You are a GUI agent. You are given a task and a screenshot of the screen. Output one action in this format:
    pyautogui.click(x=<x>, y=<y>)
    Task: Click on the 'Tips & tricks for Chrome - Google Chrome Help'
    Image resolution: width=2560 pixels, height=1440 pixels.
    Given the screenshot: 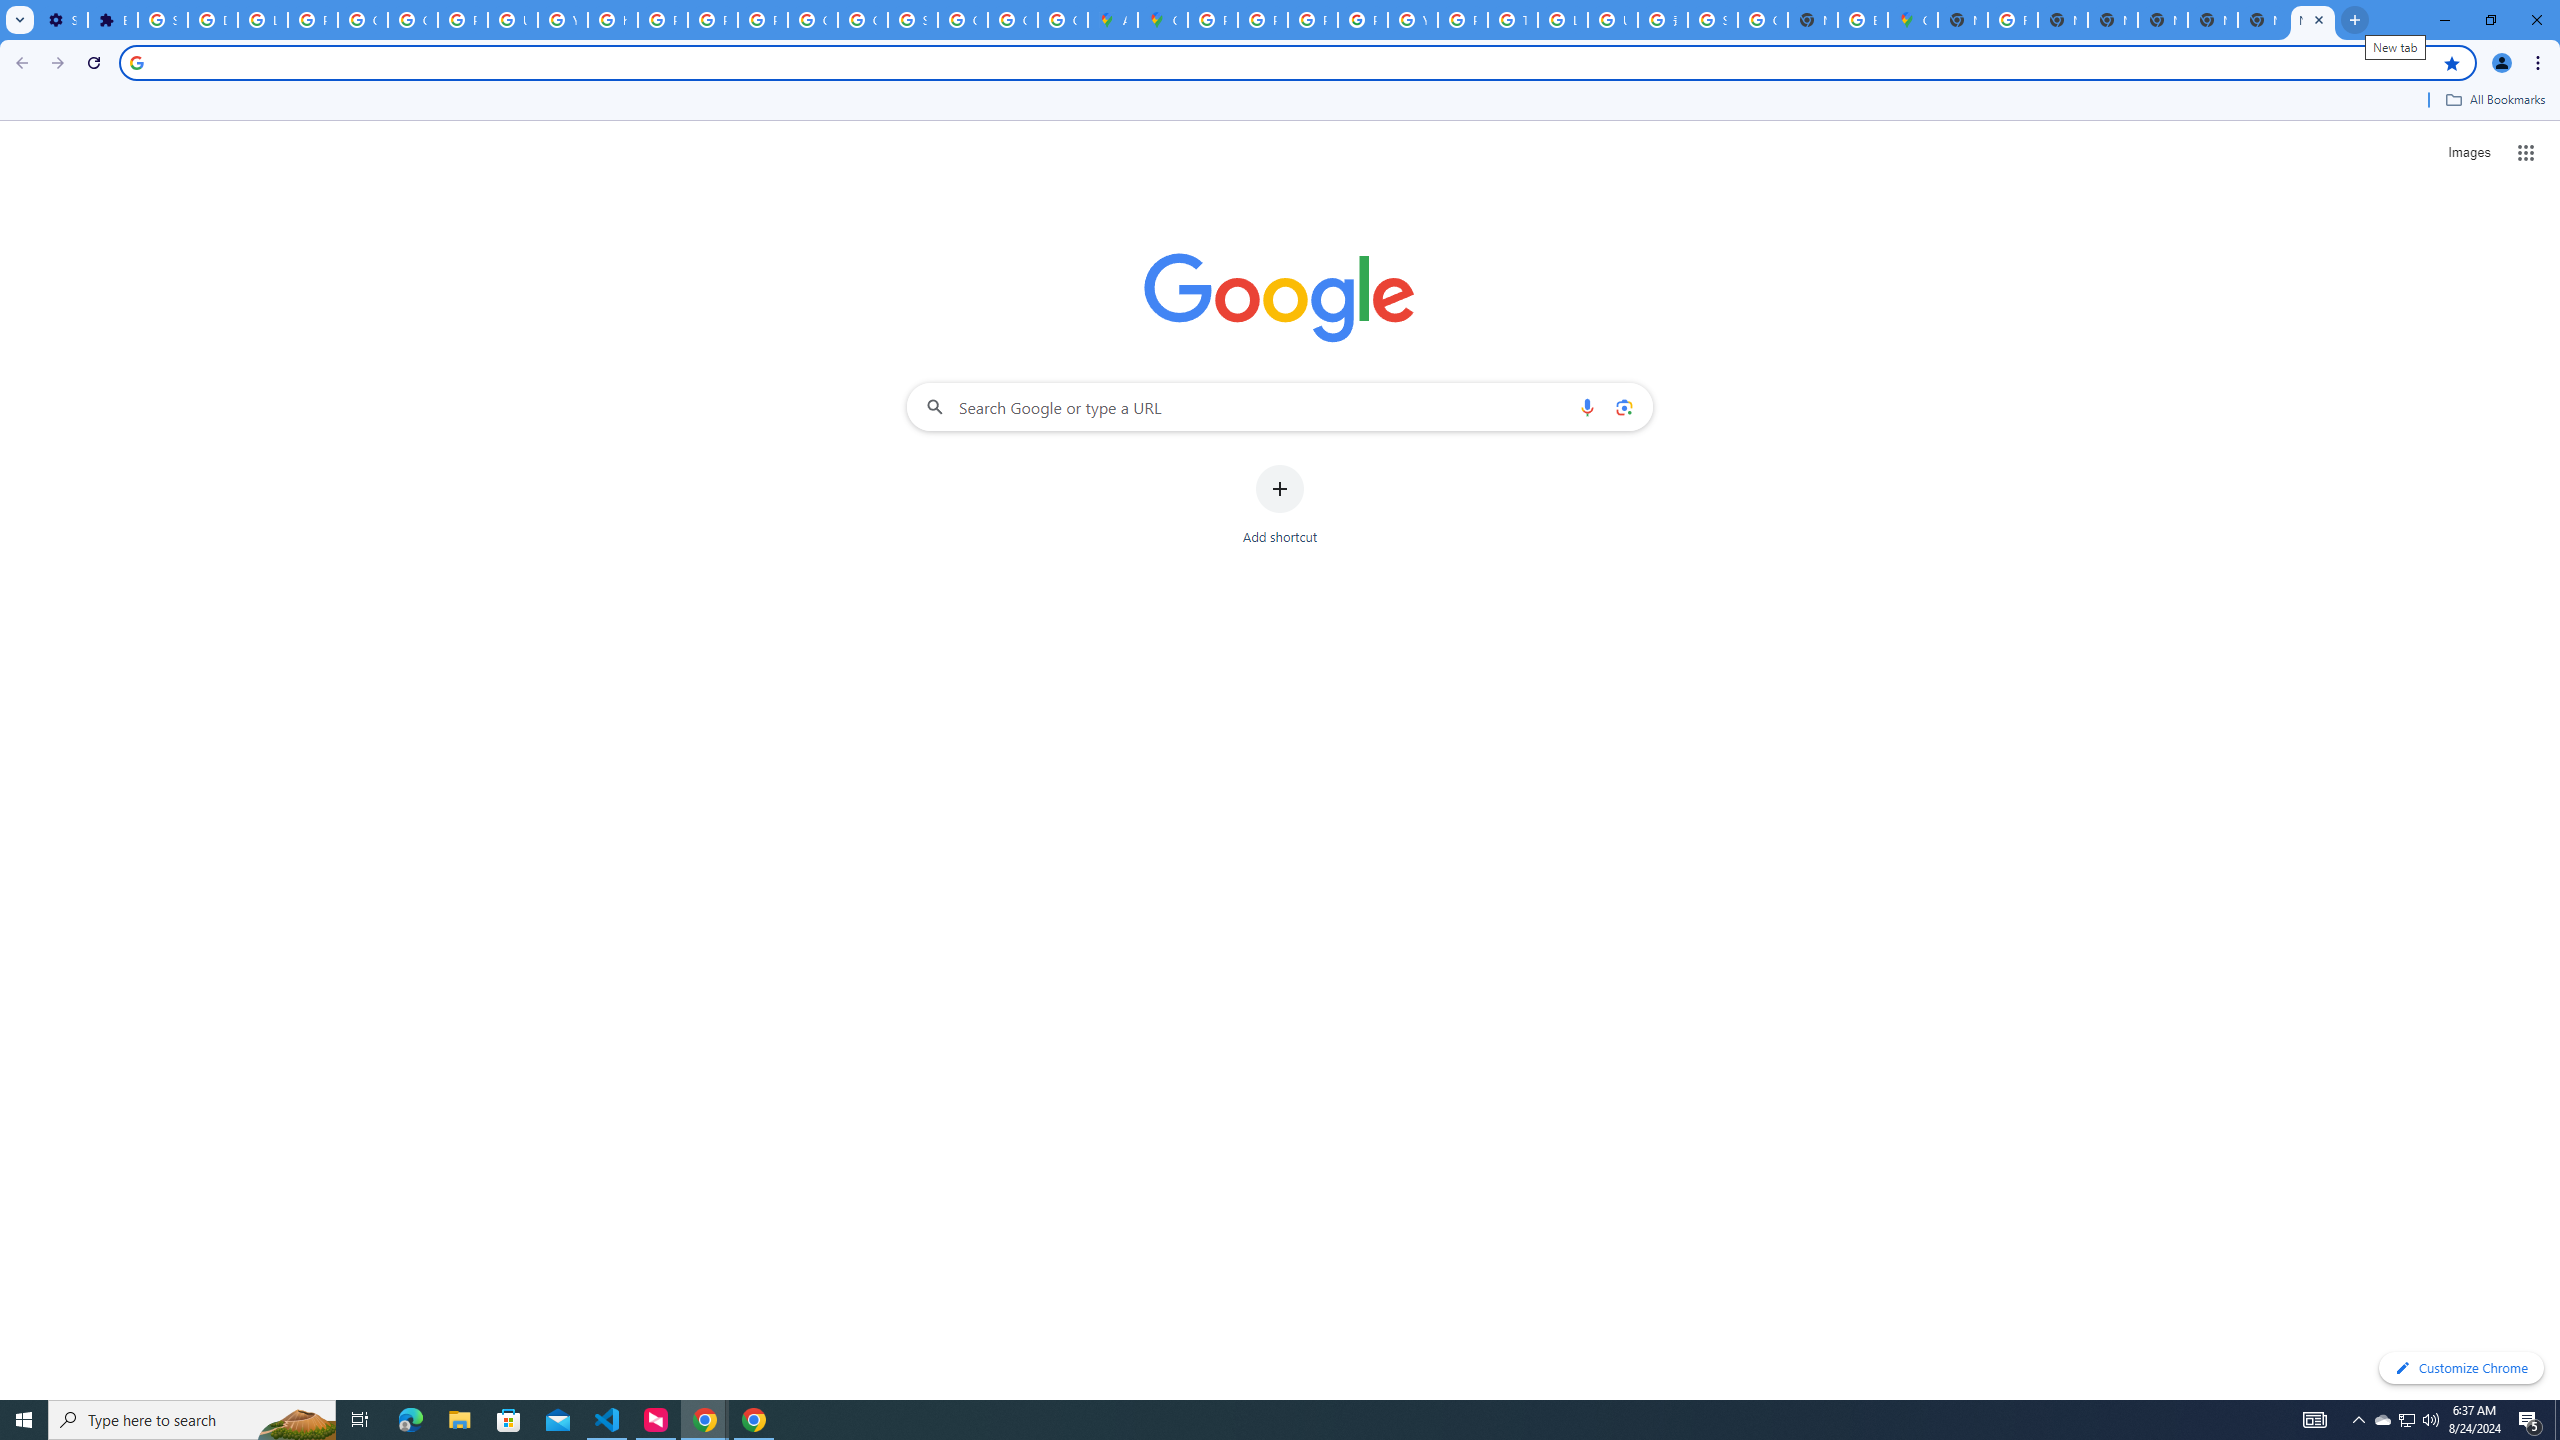 What is the action you would take?
    pyautogui.click(x=1512, y=19)
    